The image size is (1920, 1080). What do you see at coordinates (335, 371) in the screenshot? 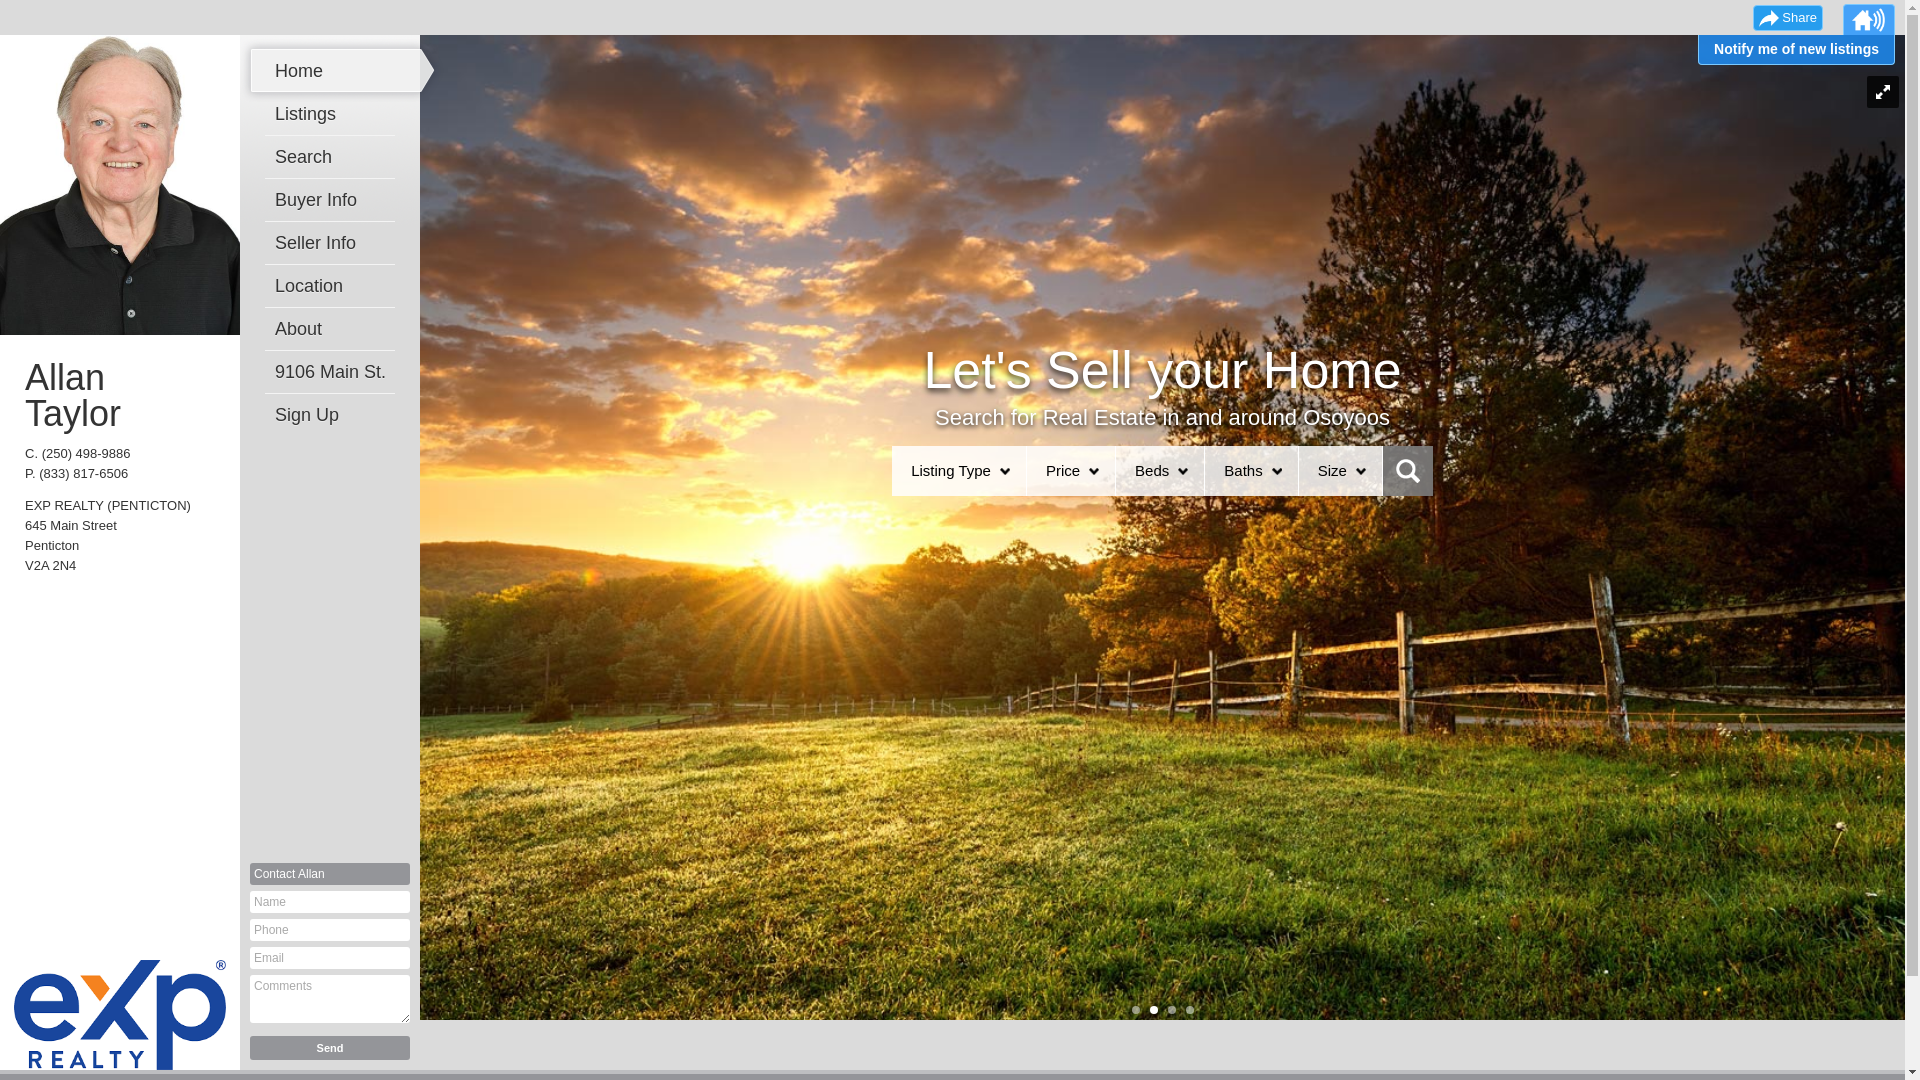
I see `'9106 Main St.'` at bounding box center [335, 371].